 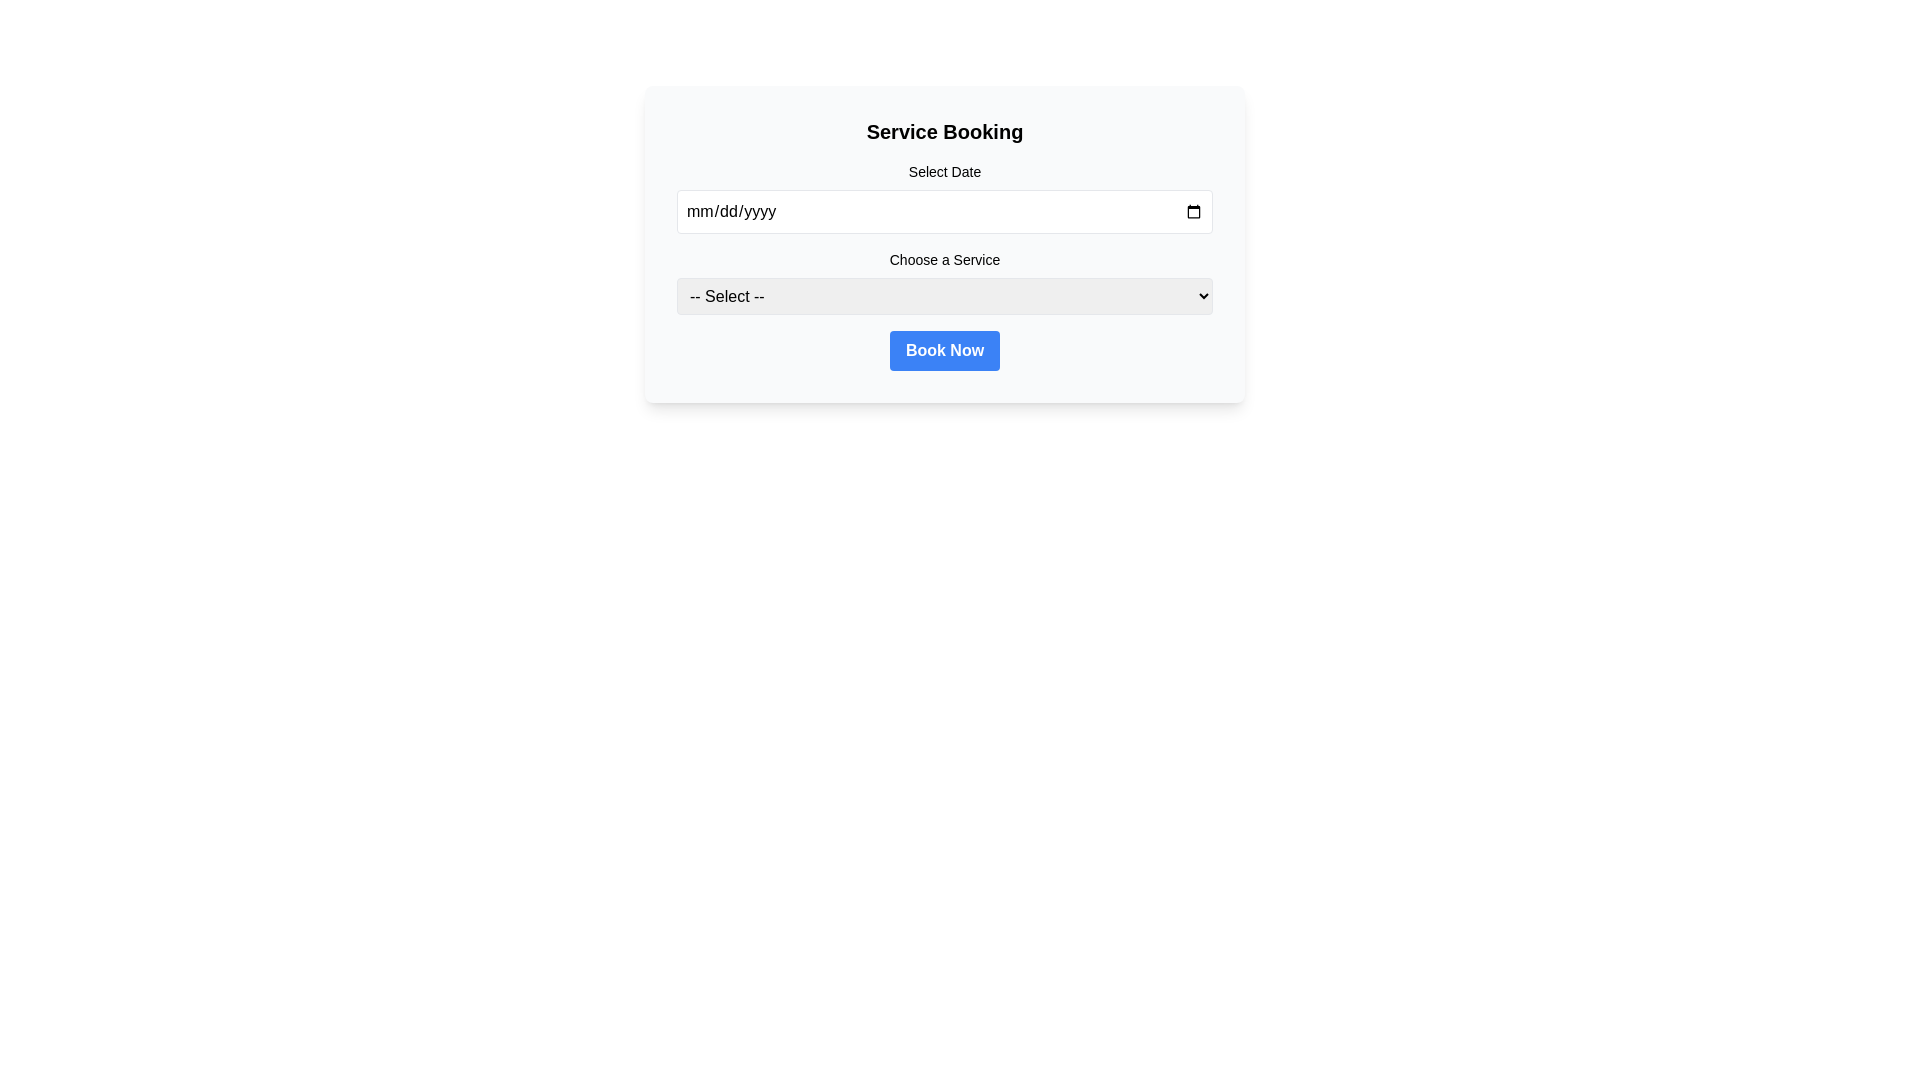 I want to click on the submission button located in the bottom section of the 'Service Booking' card, so click(x=944, y=350).